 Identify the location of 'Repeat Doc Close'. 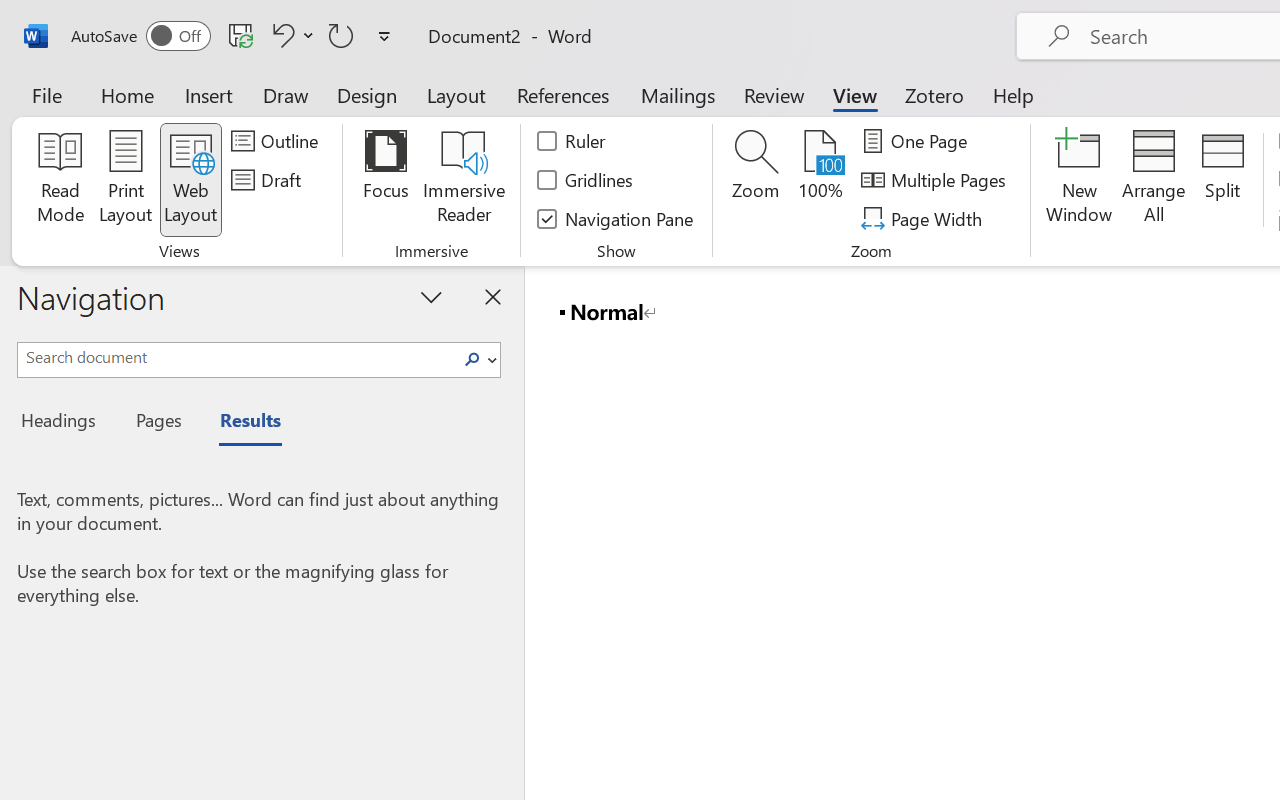
(341, 34).